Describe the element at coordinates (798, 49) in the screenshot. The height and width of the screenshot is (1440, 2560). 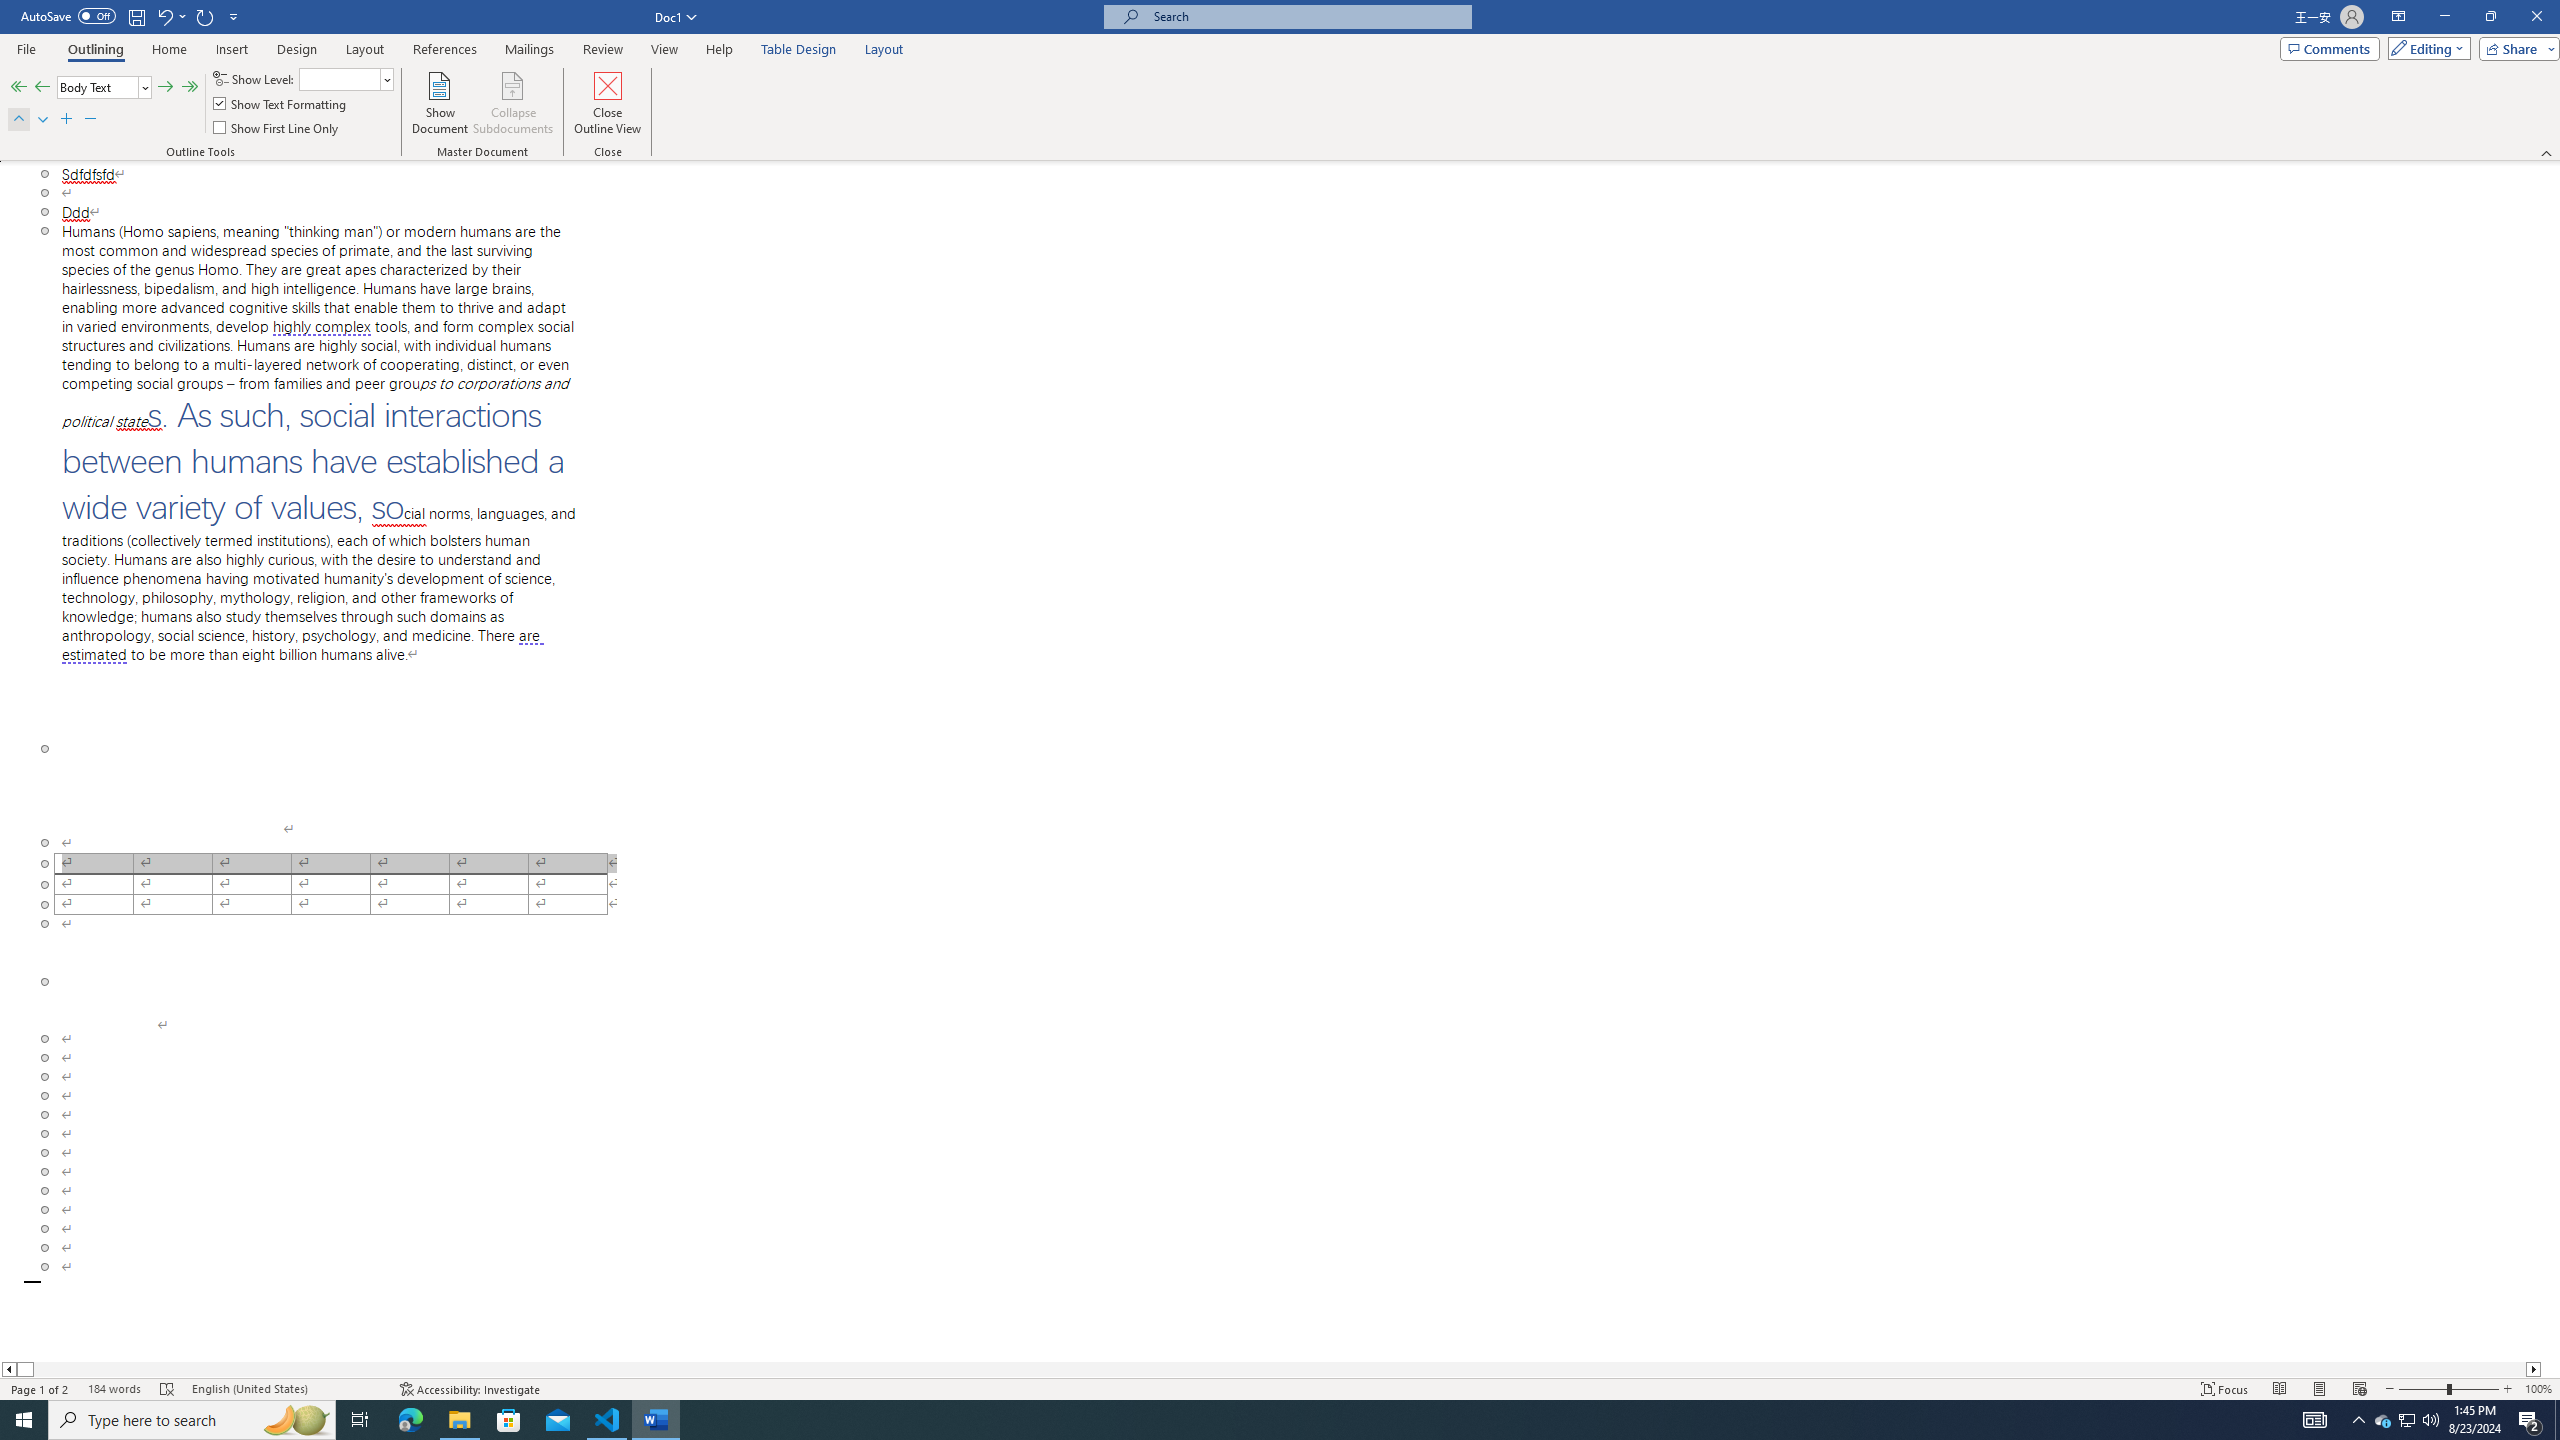
I see `'Table Design'` at that location.